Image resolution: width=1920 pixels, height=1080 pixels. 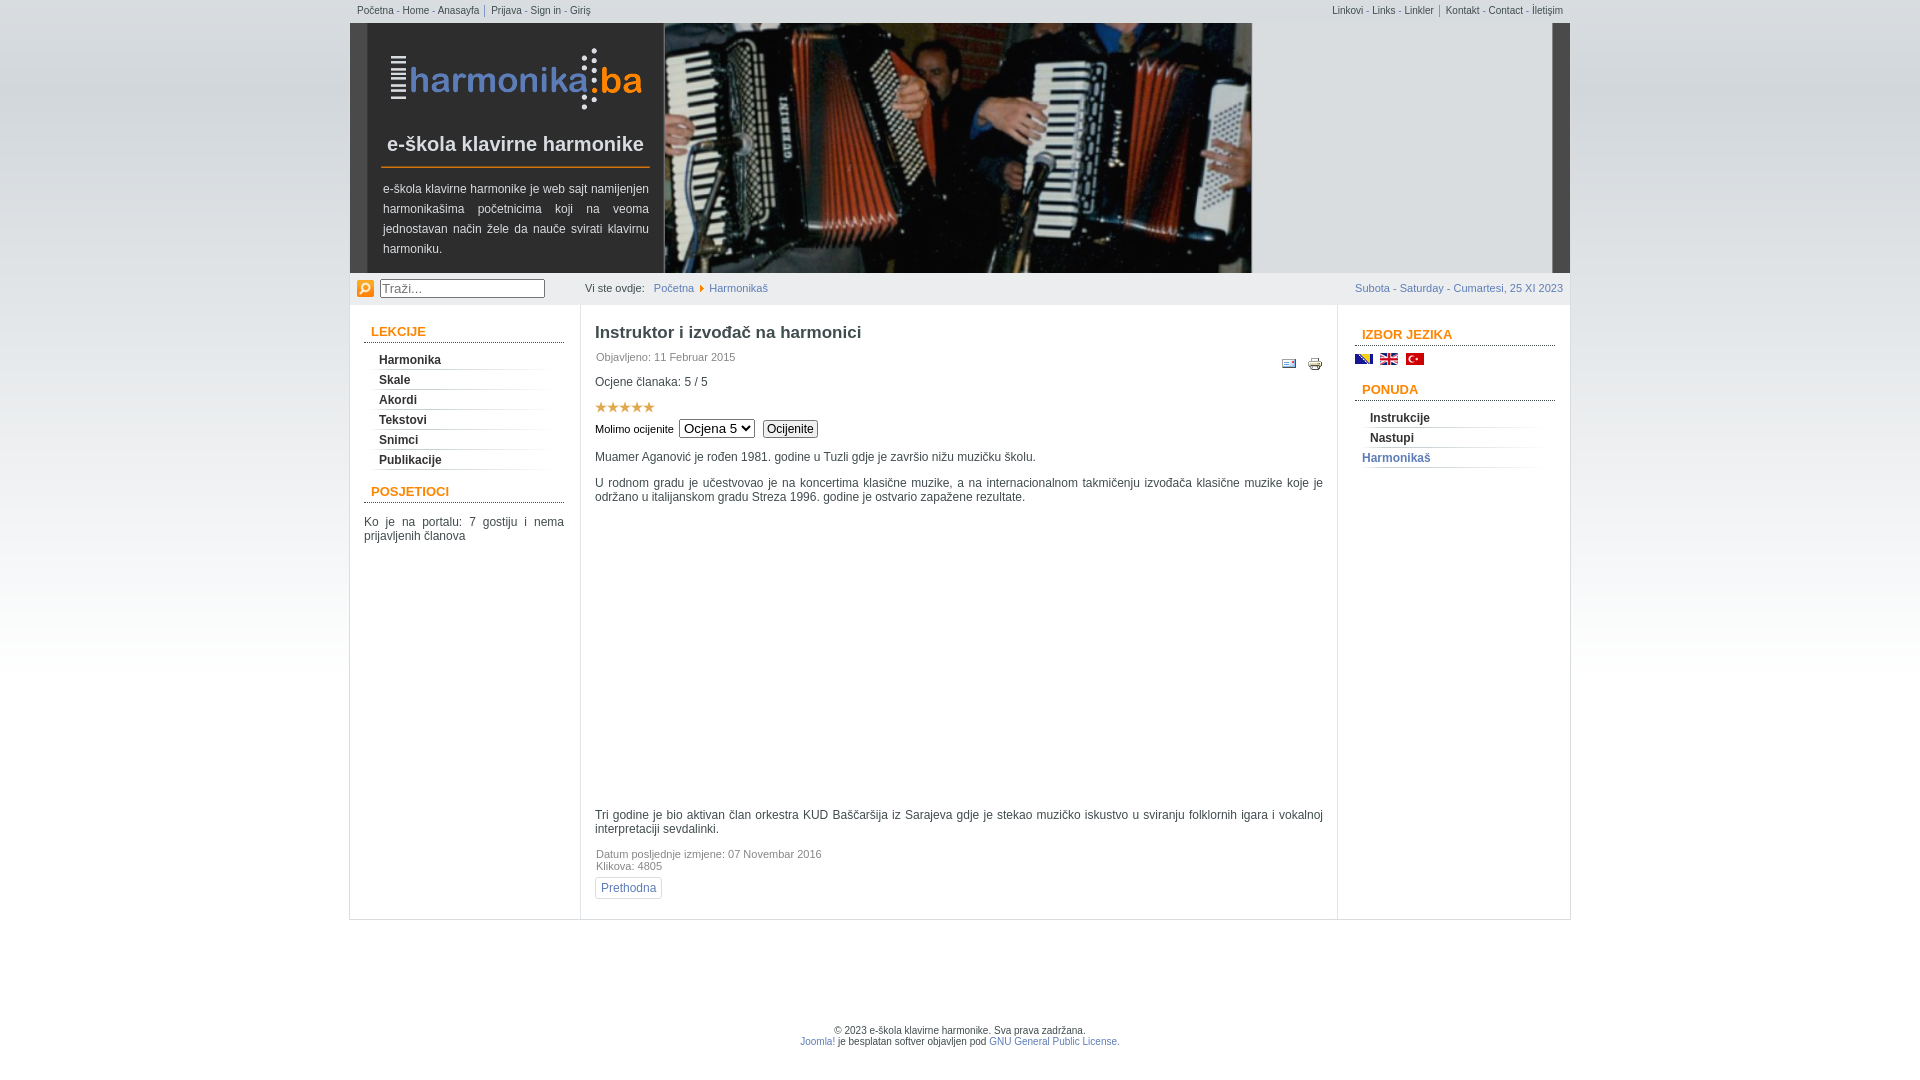 I want to click on 'Skale', so click(x=463, y=380).